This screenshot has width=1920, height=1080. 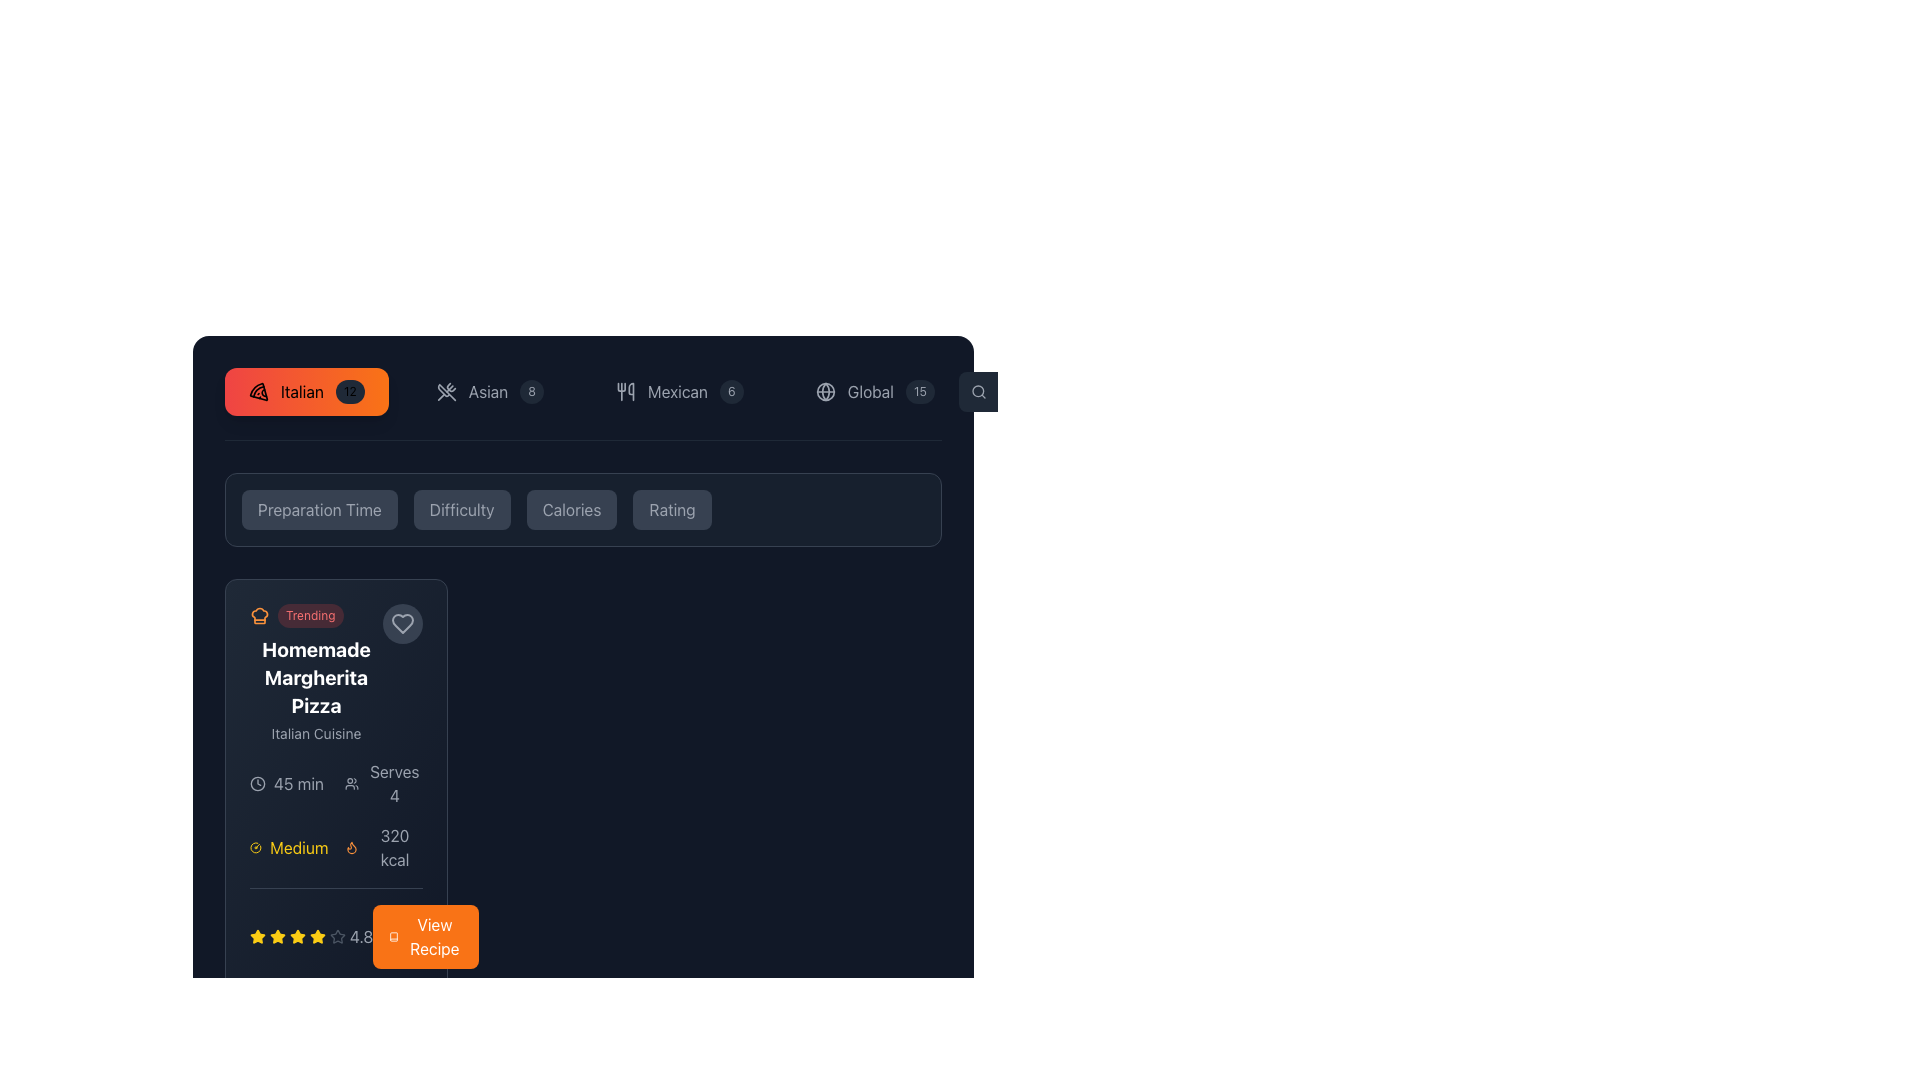 I want to click on layout visually of the Information grid containing recipe details, which includes preparation time, serving size, difficulty level, and calorie information, so click(x=336, y=816).